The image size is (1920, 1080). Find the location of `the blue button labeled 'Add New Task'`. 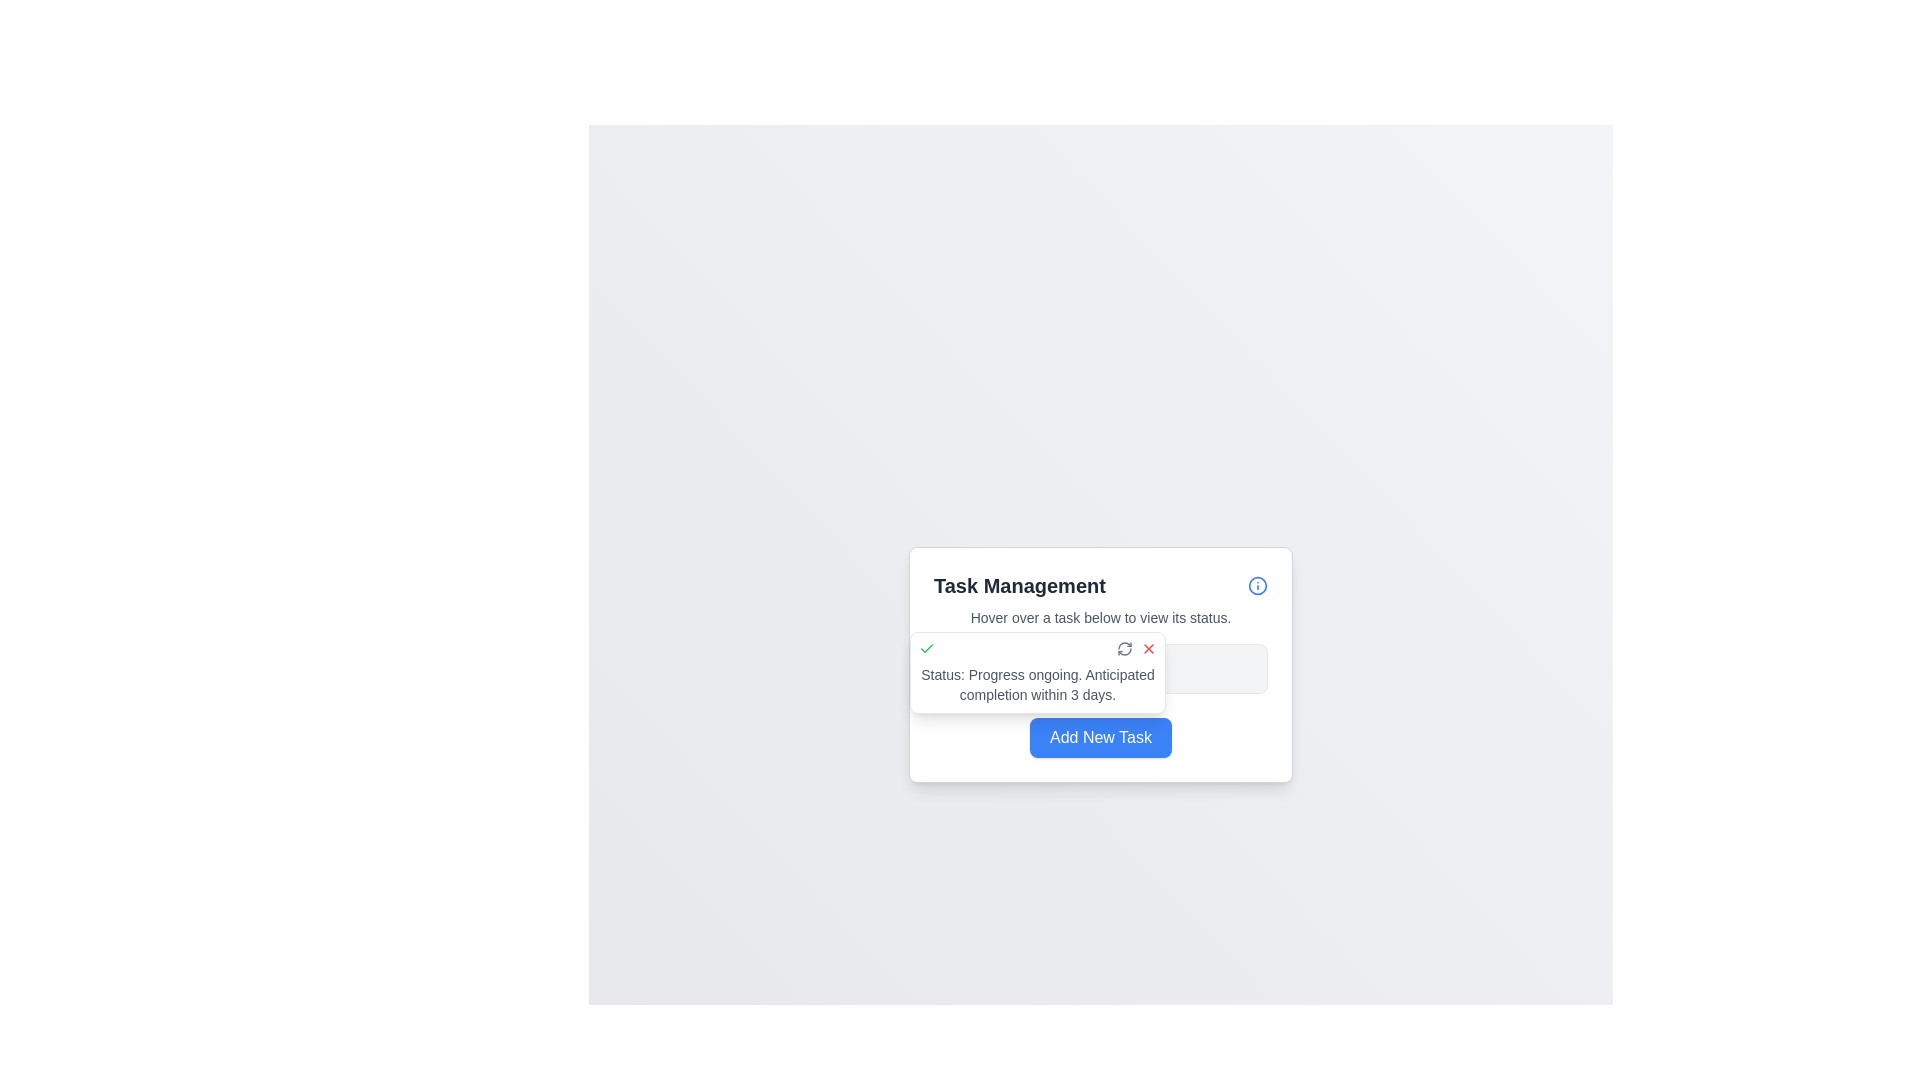

the blue button labeled 'Add New Task' is located at coordinates (1099, 737).